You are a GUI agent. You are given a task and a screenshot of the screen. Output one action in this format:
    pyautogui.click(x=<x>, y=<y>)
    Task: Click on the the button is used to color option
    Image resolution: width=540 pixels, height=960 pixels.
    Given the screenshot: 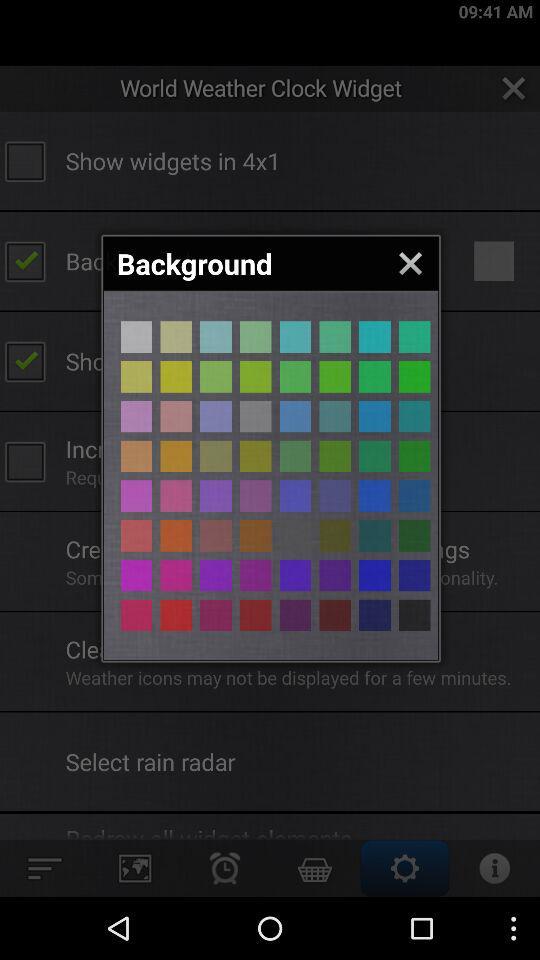 What is the action you would take?
    pyautogui.click(x=413, y=614)
    